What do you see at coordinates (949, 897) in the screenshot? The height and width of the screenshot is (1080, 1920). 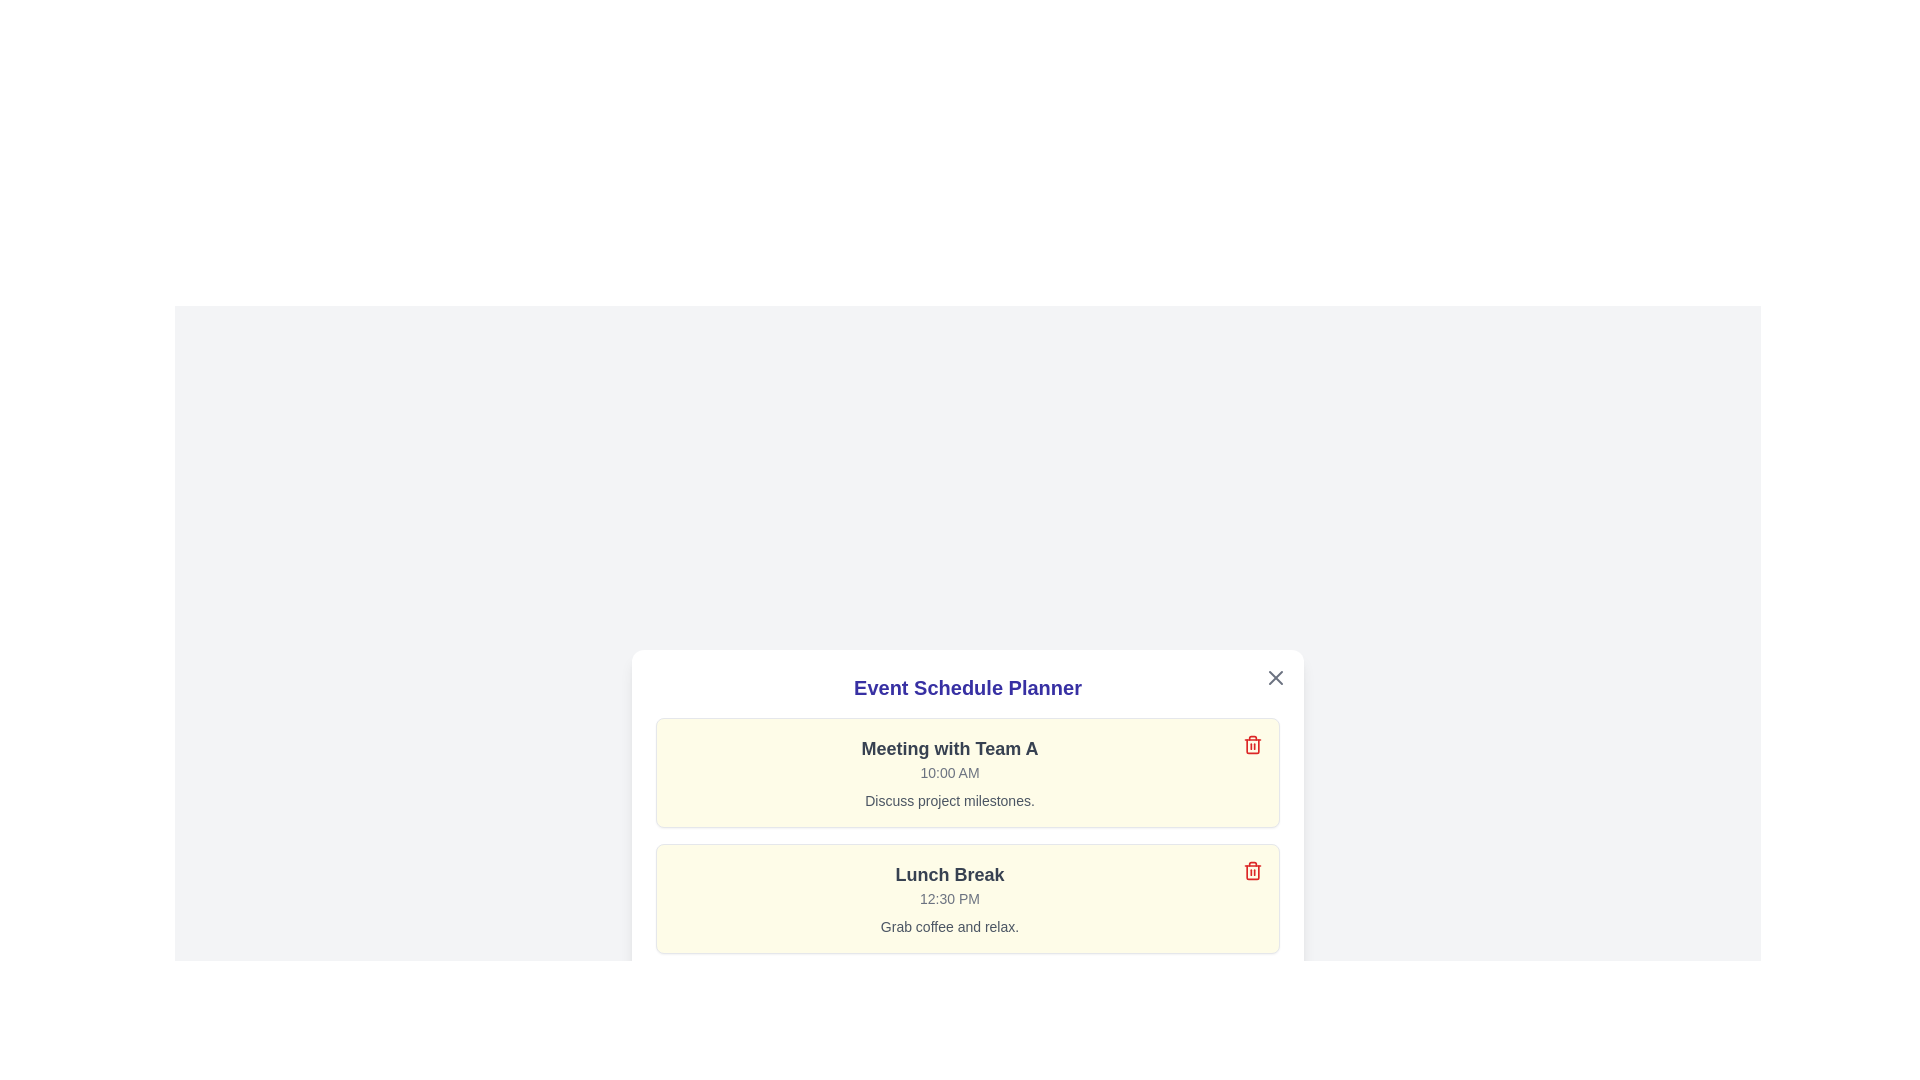 I see `displayed timestamp '12:30 PM' from the gray-colored text label styled as 'text-sm text-gray-500', positioned below the title 'Lunch Break'` at bounding box center [949, 897].